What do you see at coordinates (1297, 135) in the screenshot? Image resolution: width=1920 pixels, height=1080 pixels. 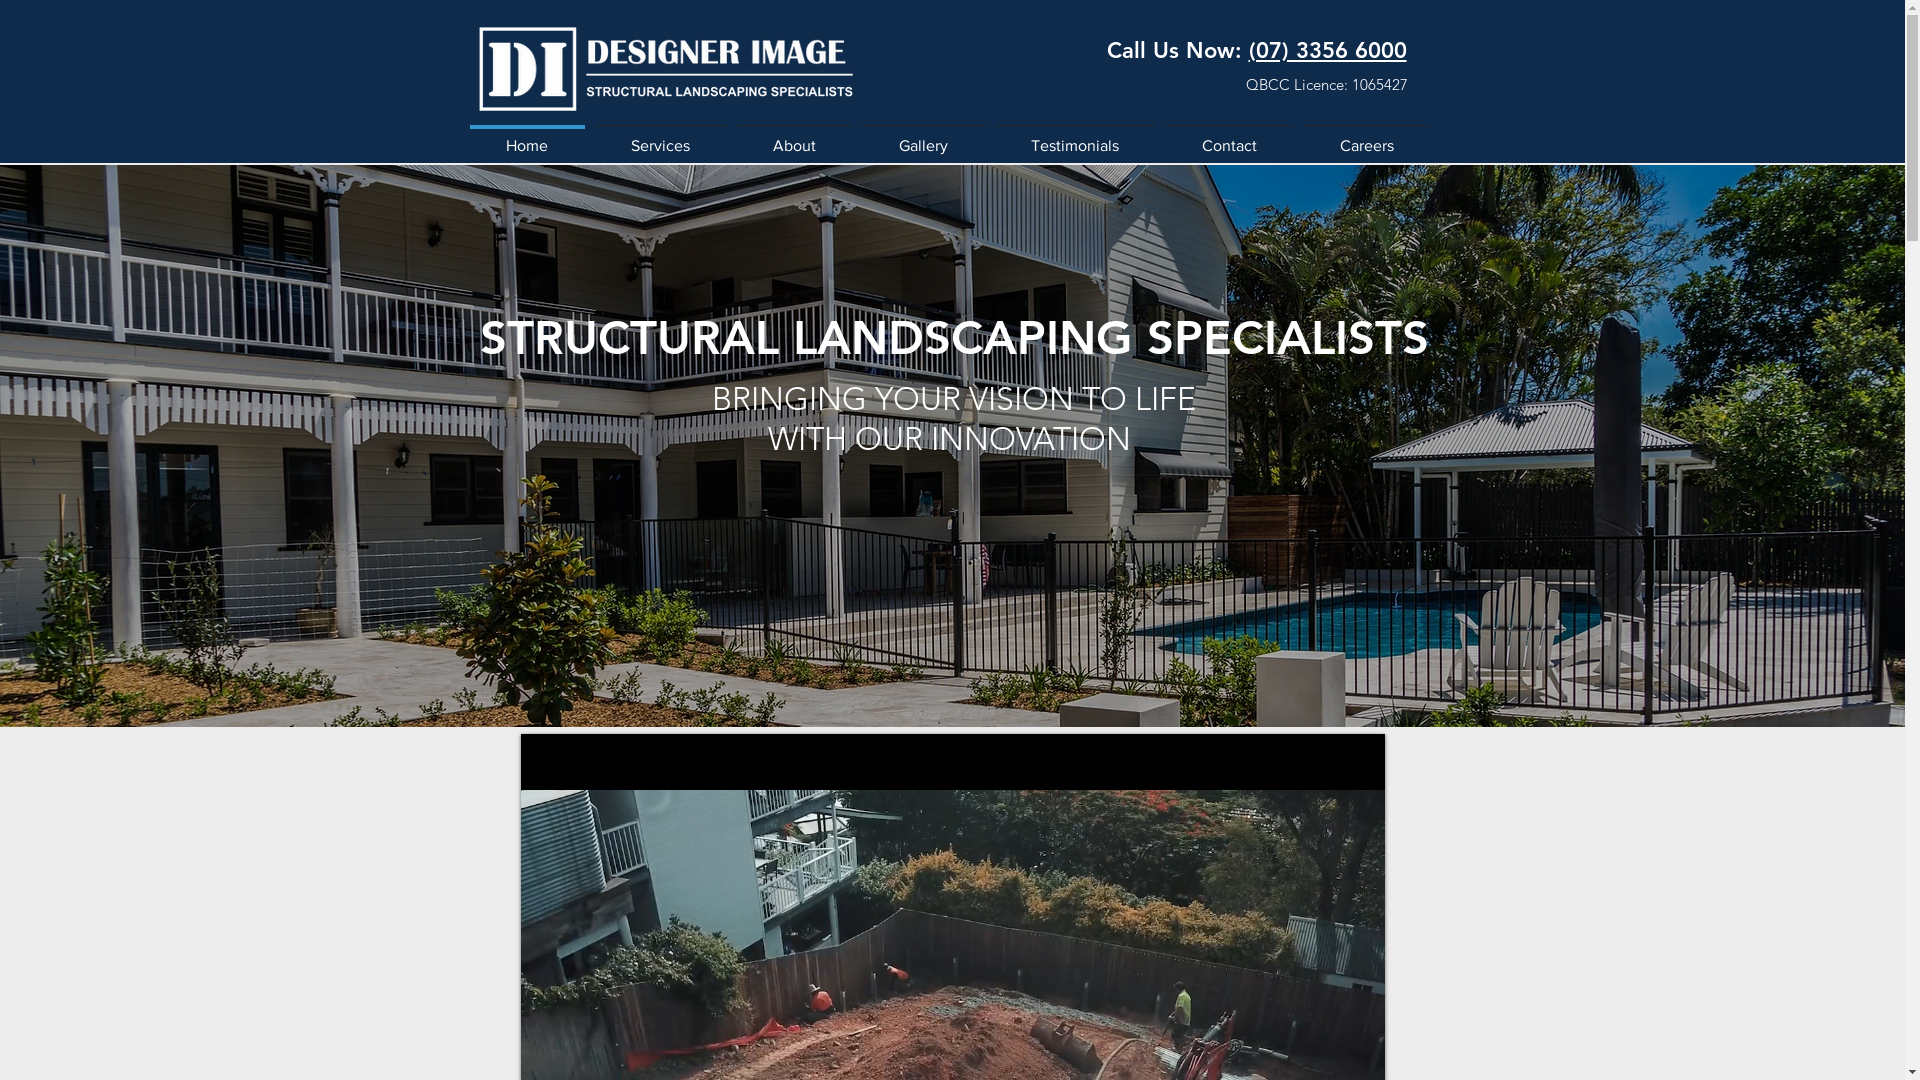 I see `'Careers'` at bounding box center [1297, 135].